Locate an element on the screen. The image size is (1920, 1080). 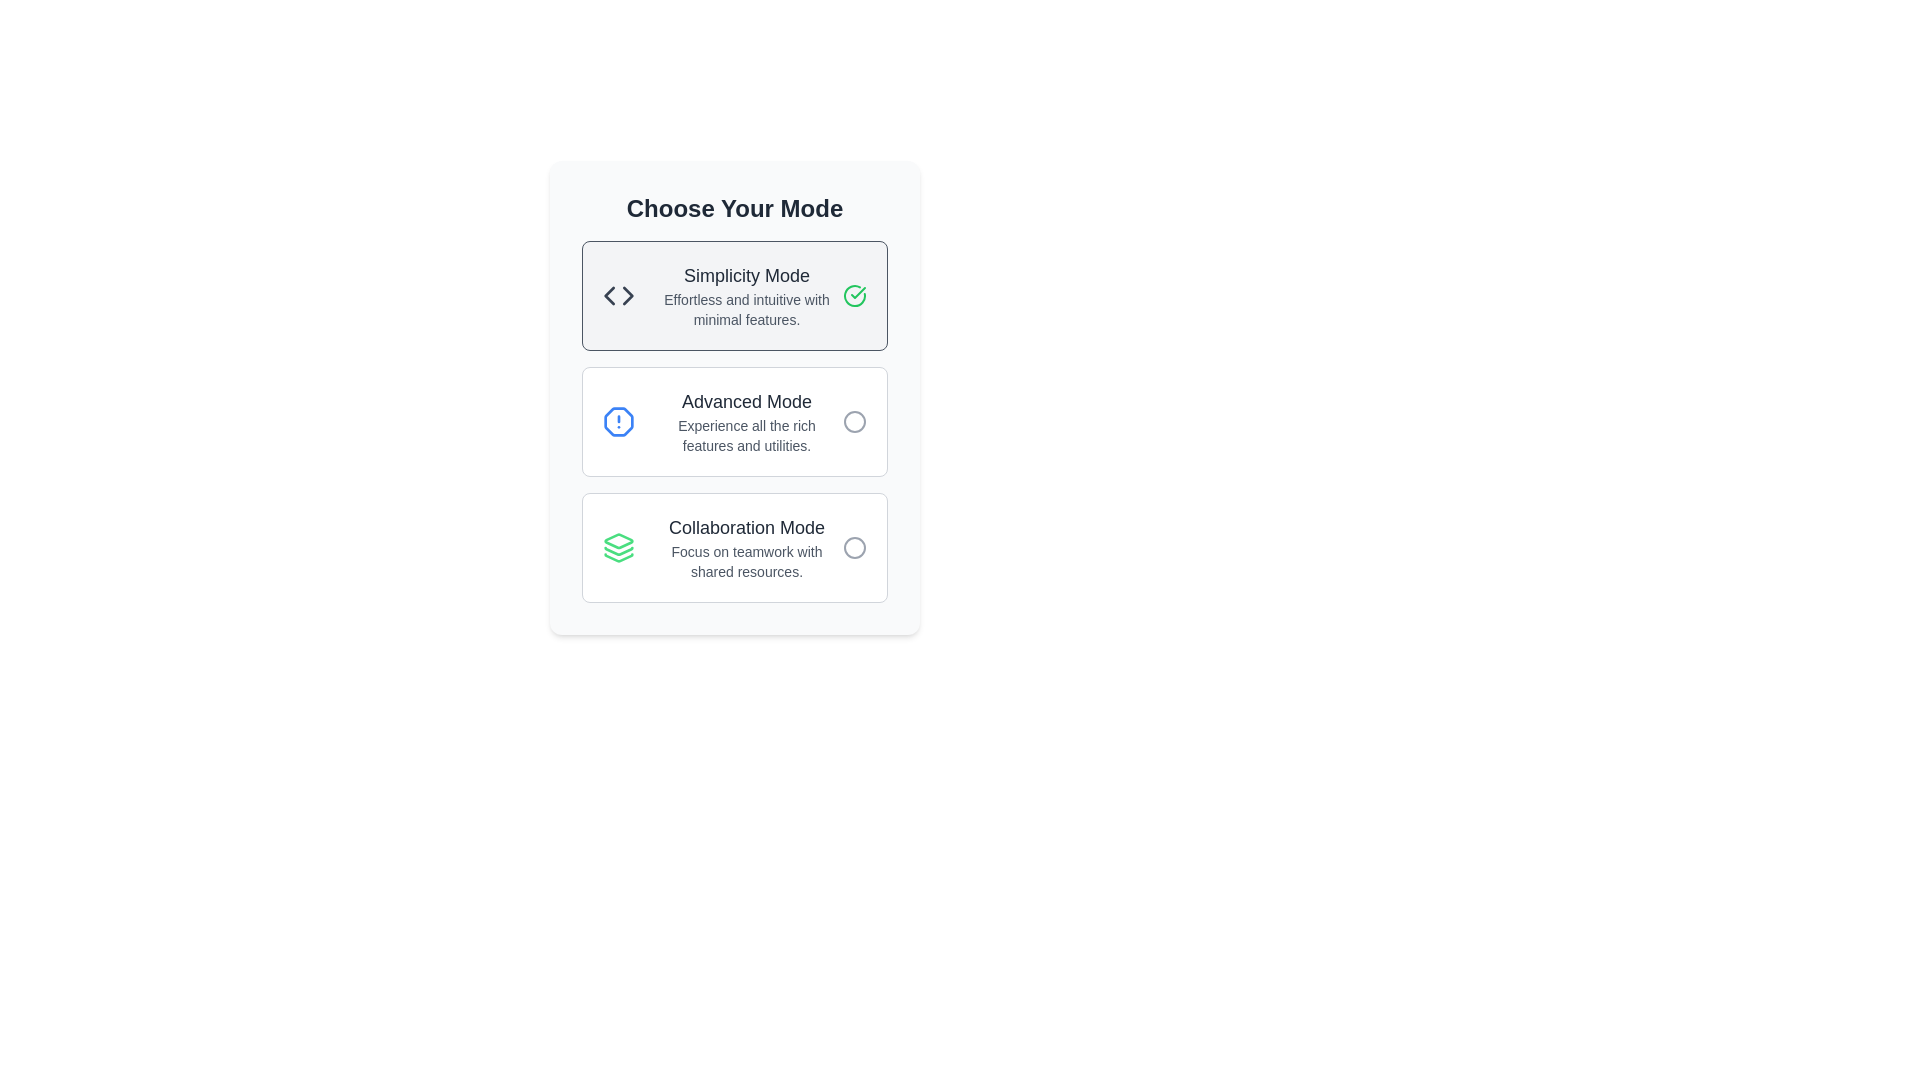
the visual design of the green triangular stack icon located at the top-center of the 'Collaboration Mode' option, which is the first layer in a stack of three is located at coordinates (618, 541).